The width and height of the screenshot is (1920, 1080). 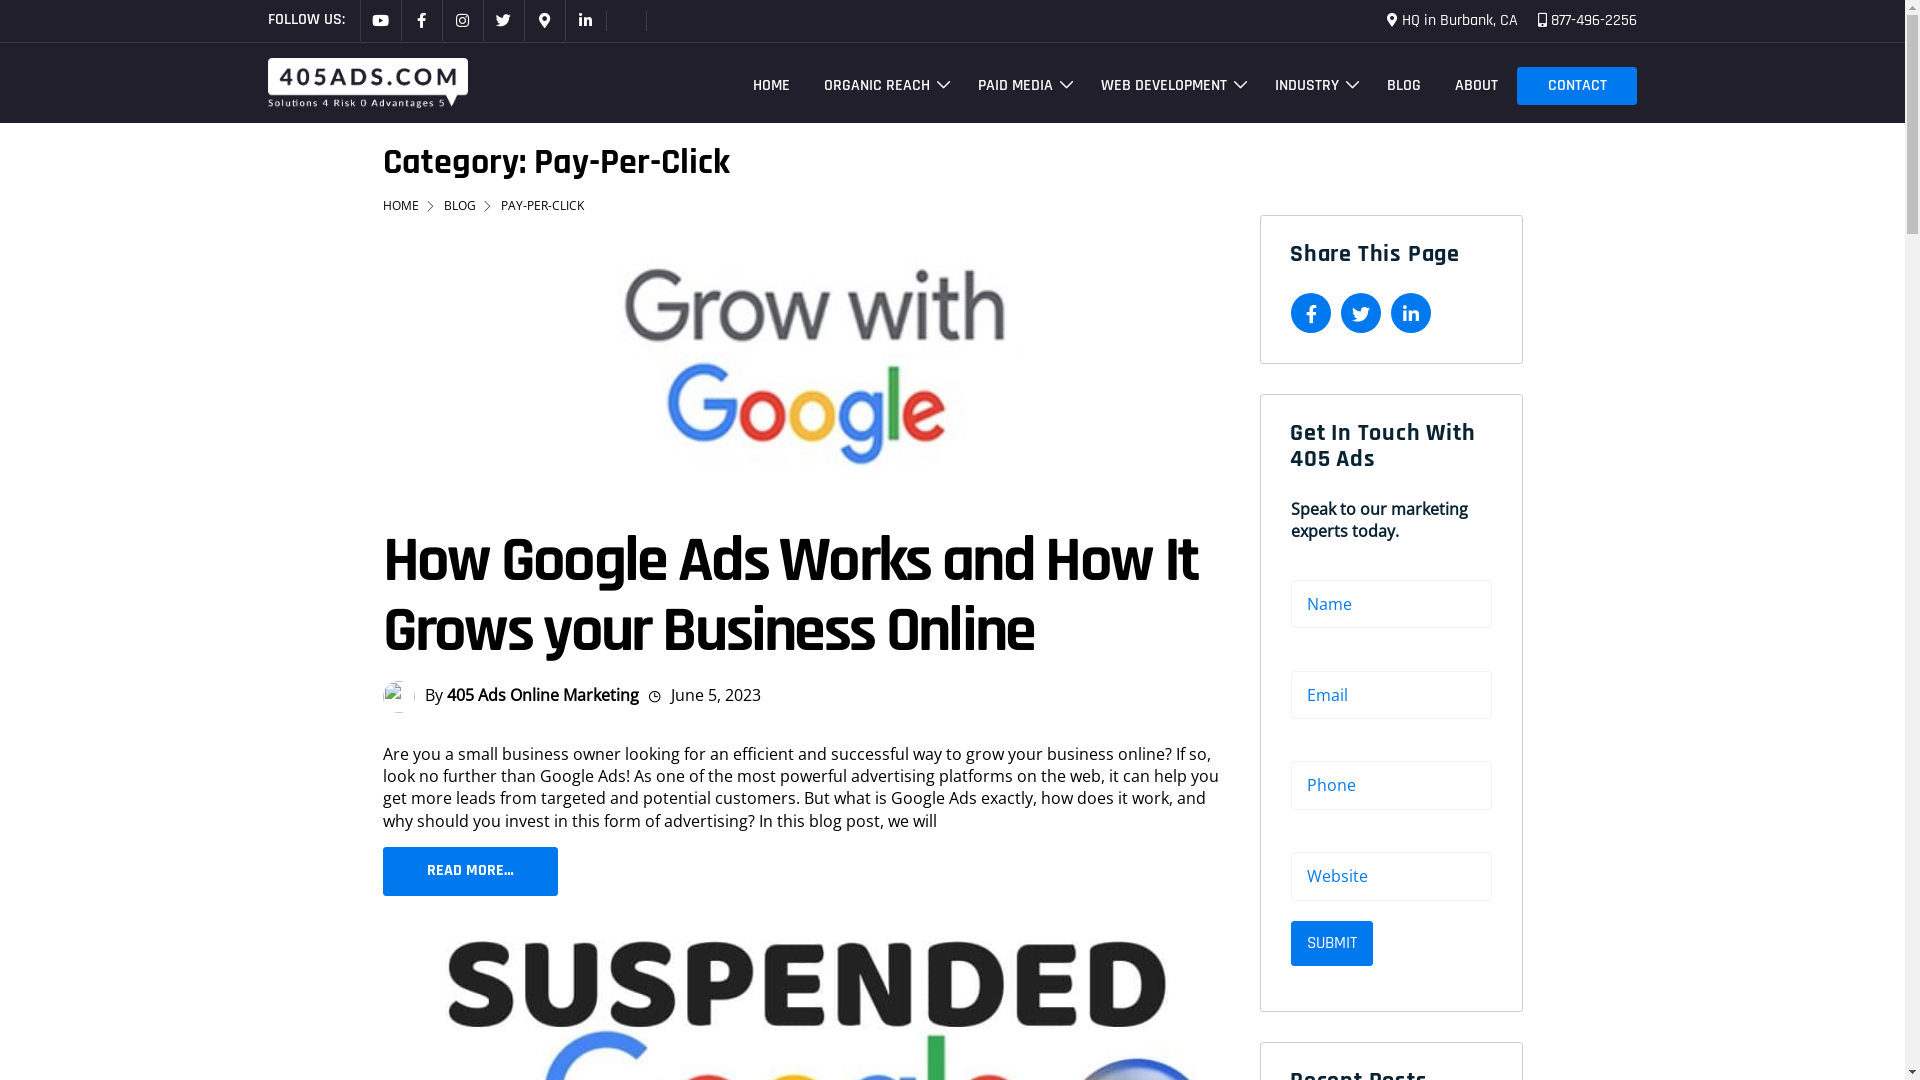 I want to click on 'Share on Facebook', so click(x=1310, y=312).